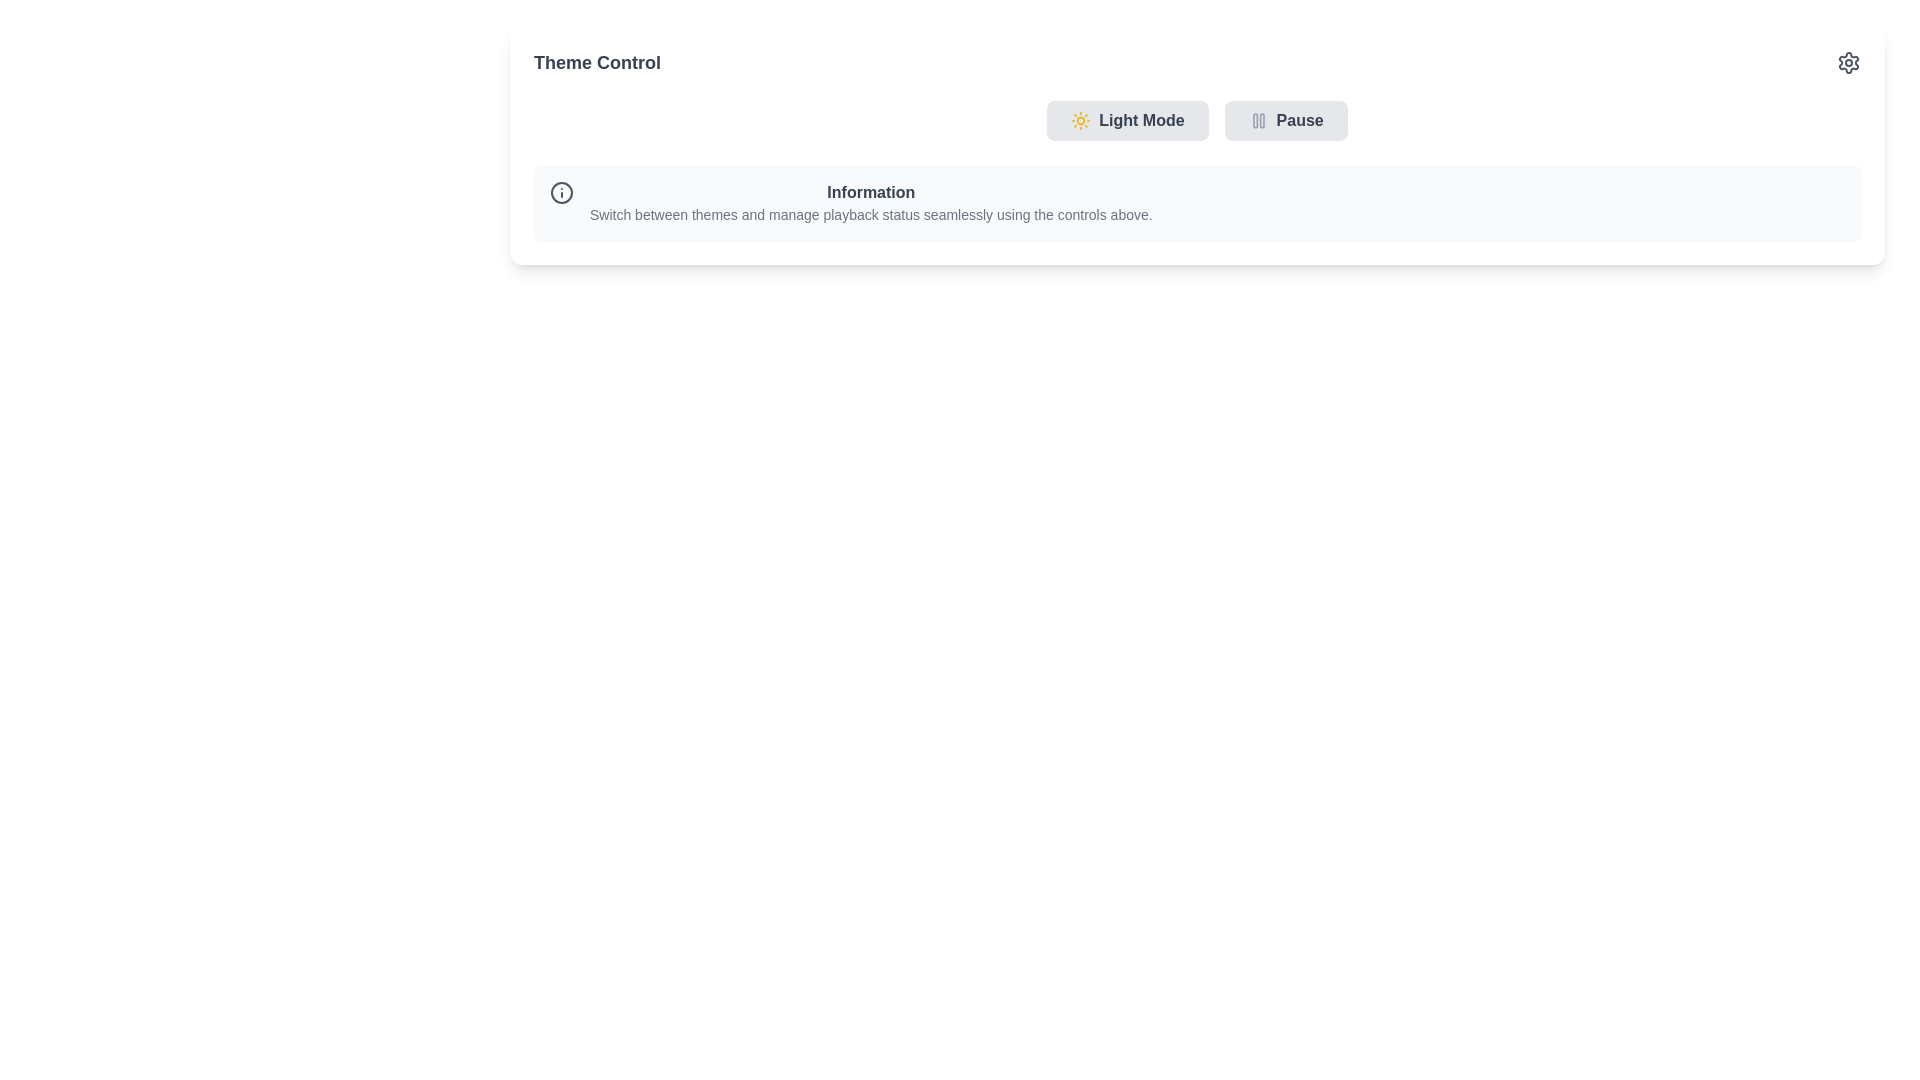  Describe the element at coordinates (1257, 120) in the screenshot. I see `the 'Pause' button icon, which consists of two vertical bars and is styled in gray, located to the right of the 'Light Mode' button in the top right section of the interface` at that location.